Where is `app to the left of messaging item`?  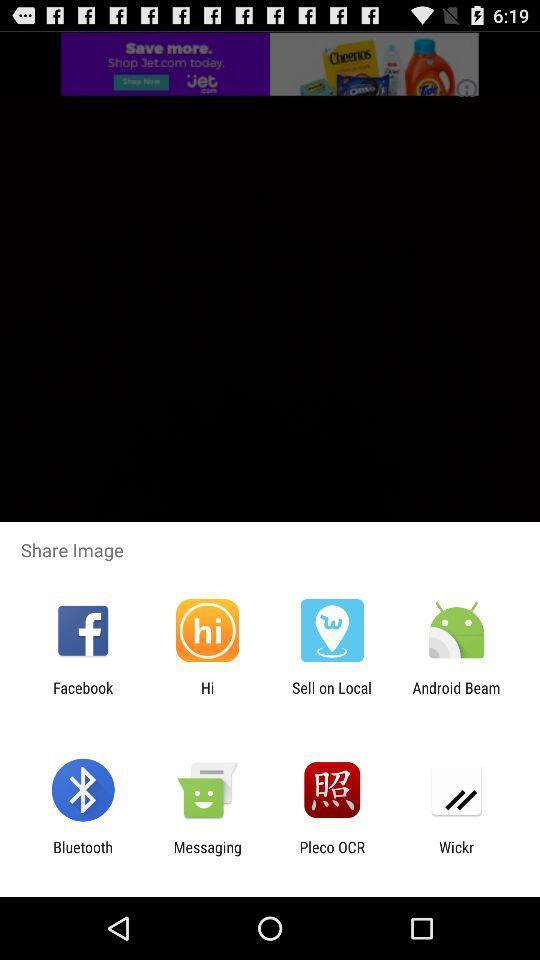 app to the left of messaging item is located at coordinates (82, 855).